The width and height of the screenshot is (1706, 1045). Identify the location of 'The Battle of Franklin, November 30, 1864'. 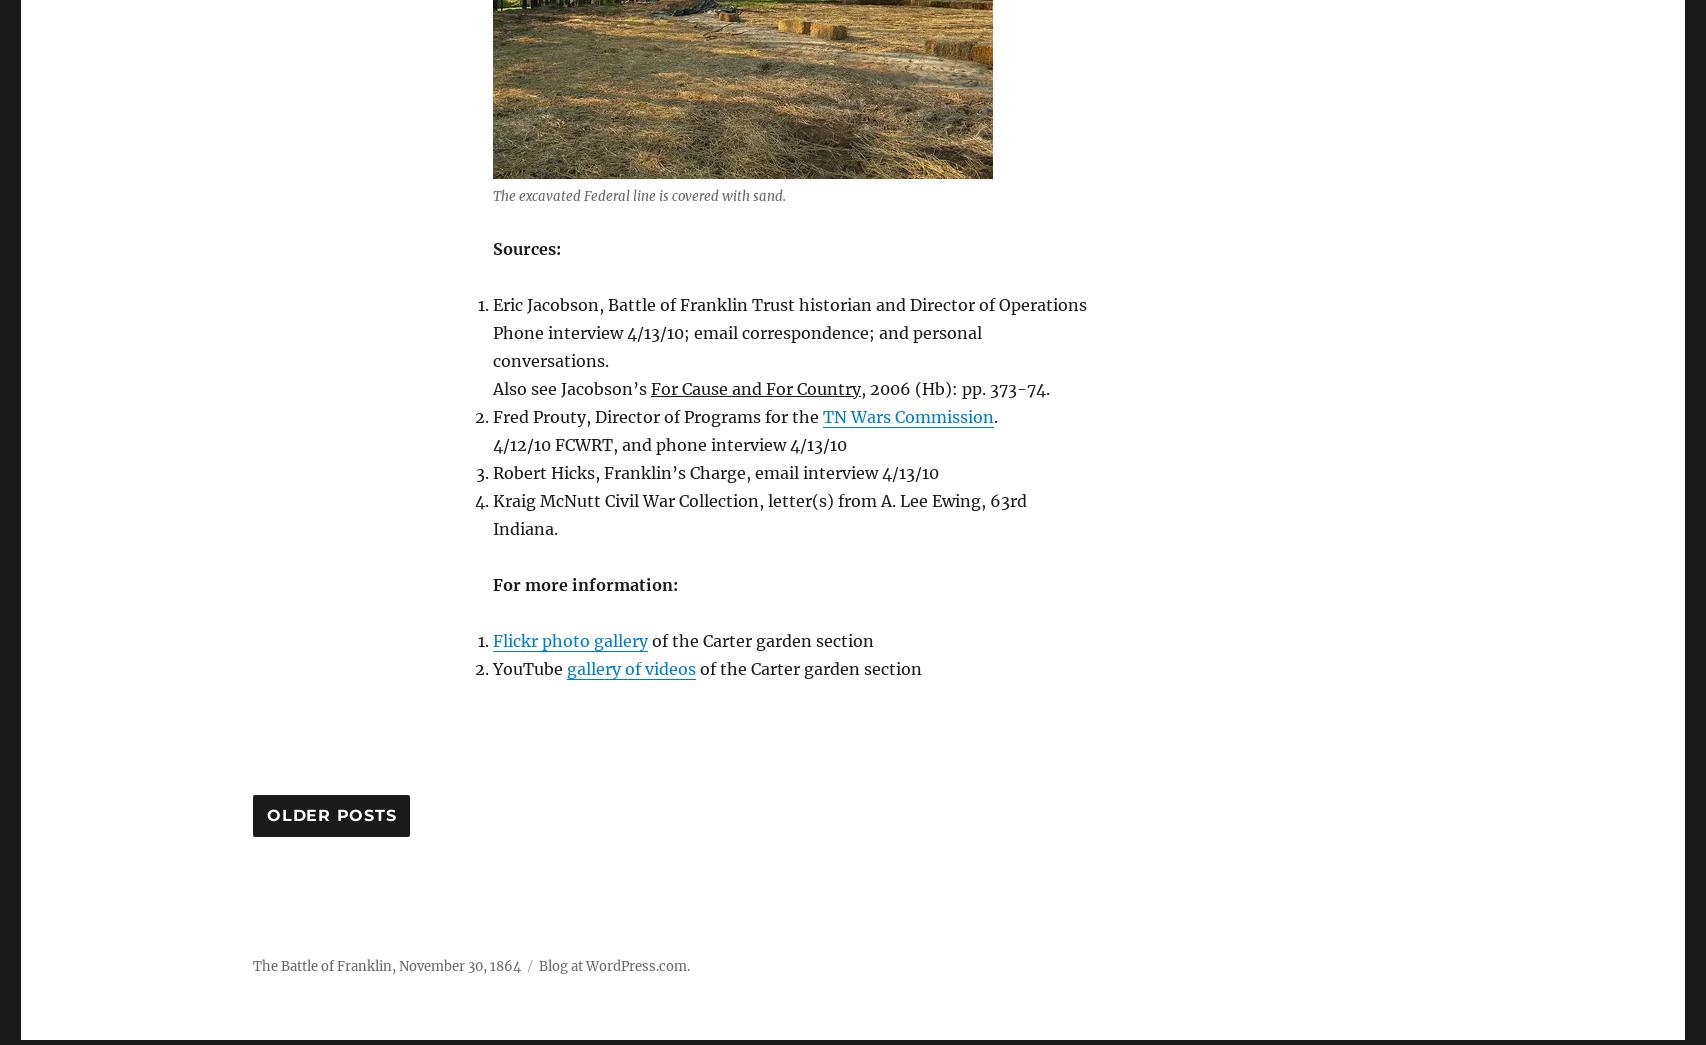
(386, 964).